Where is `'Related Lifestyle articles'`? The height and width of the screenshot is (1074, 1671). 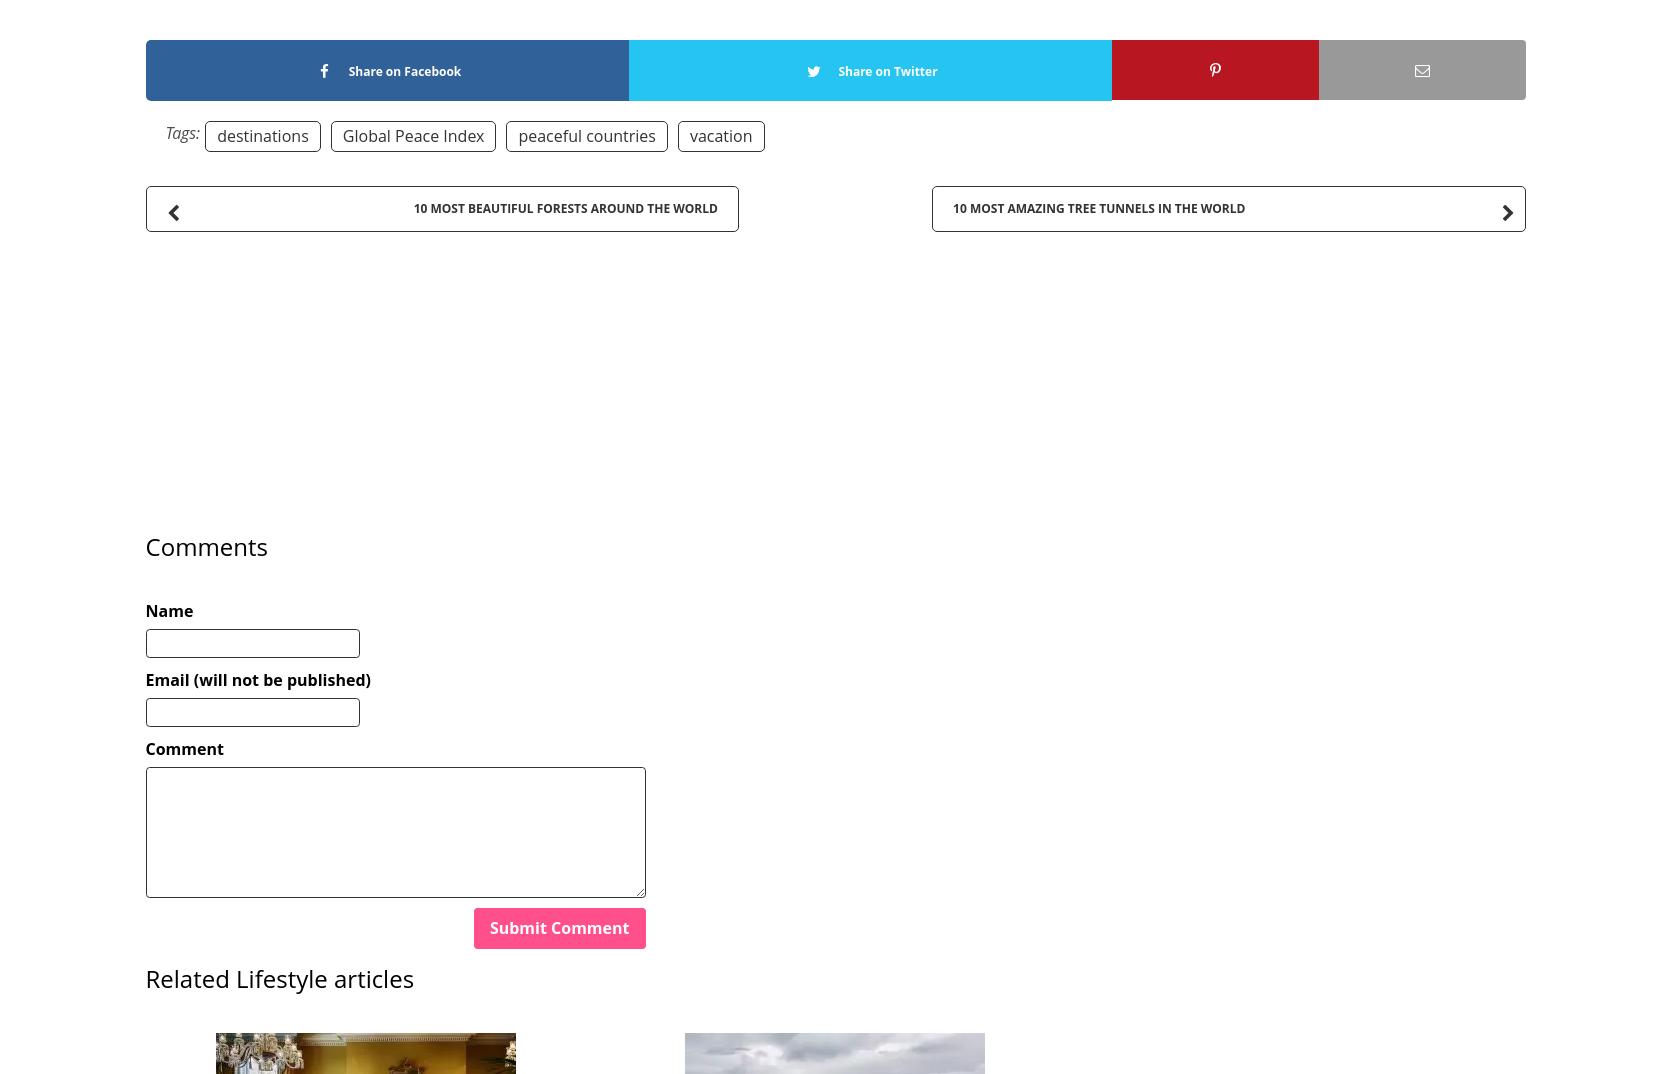 'Related Lifestyle articles' is located at coordinates (278, 977).